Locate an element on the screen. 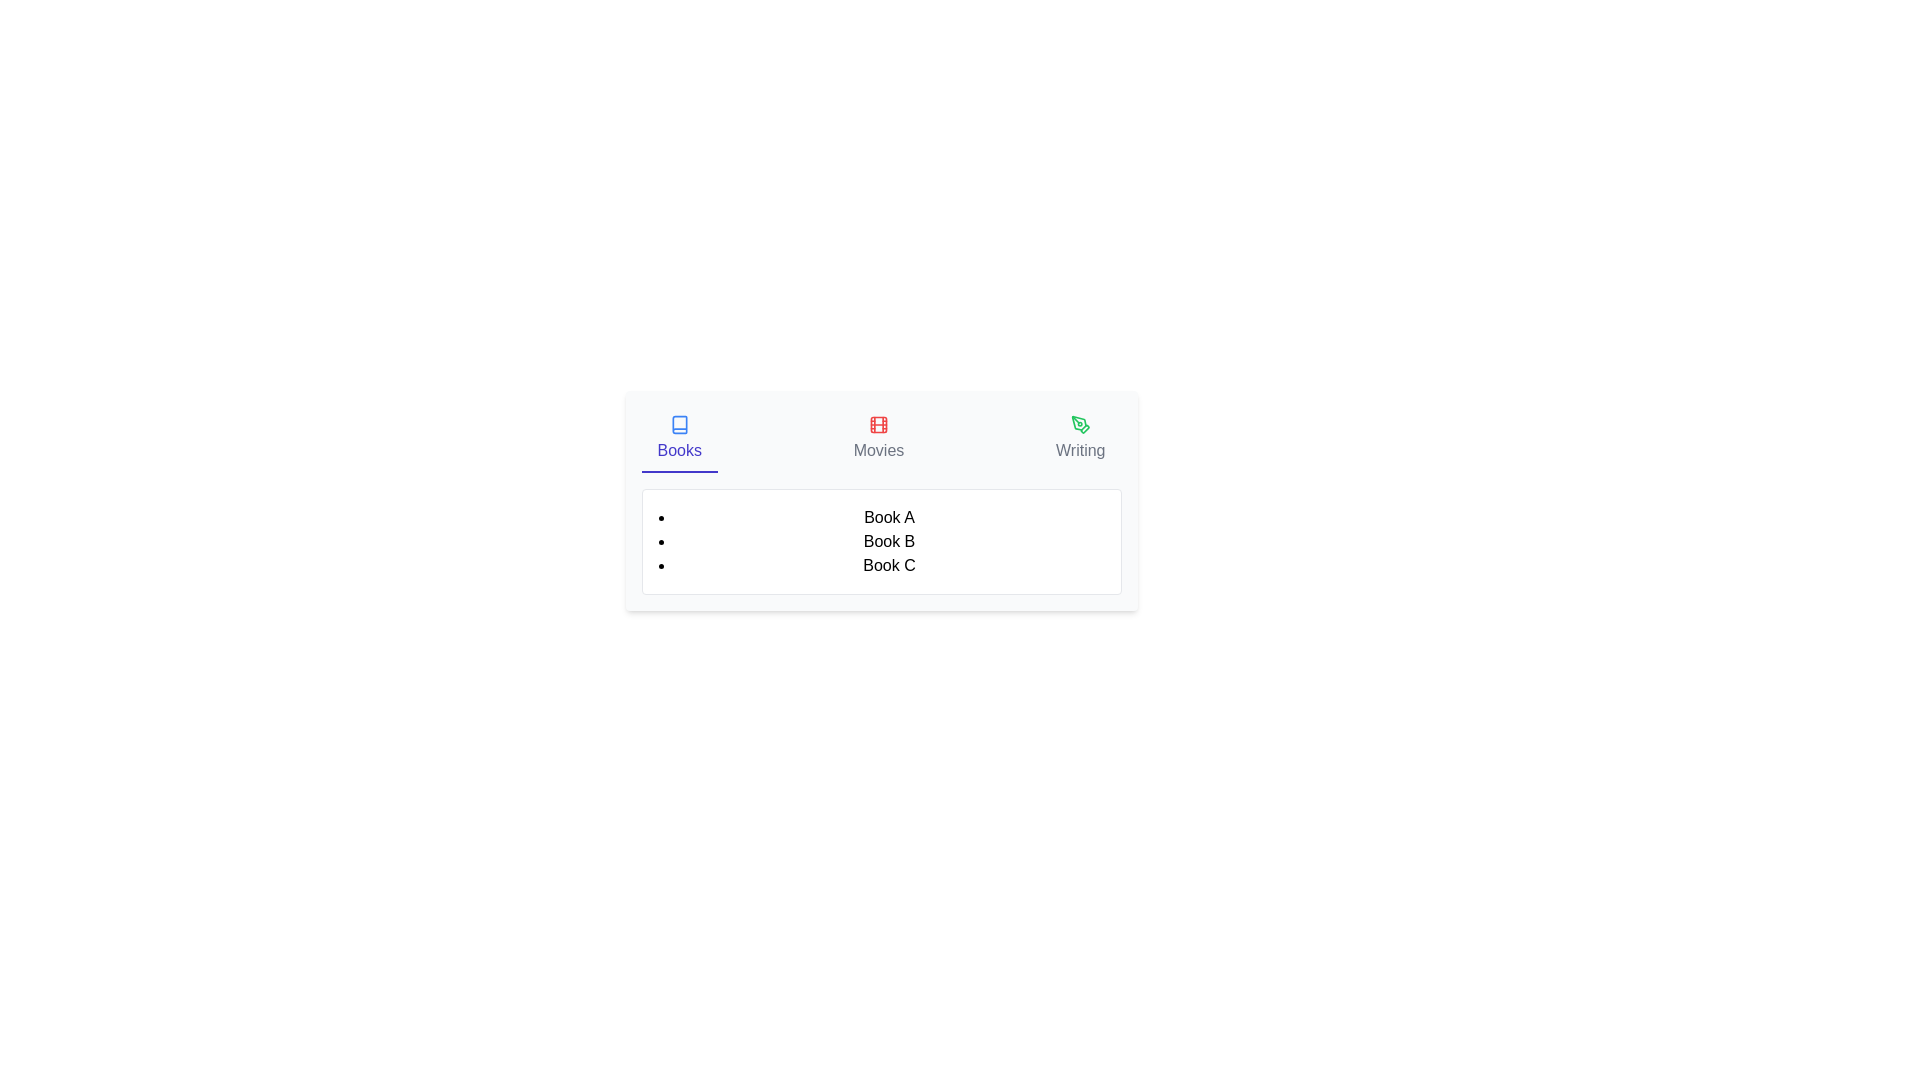 The width and height of the screenshot is (1920, 1080). the Books tab is located at coordinates (679, 438).